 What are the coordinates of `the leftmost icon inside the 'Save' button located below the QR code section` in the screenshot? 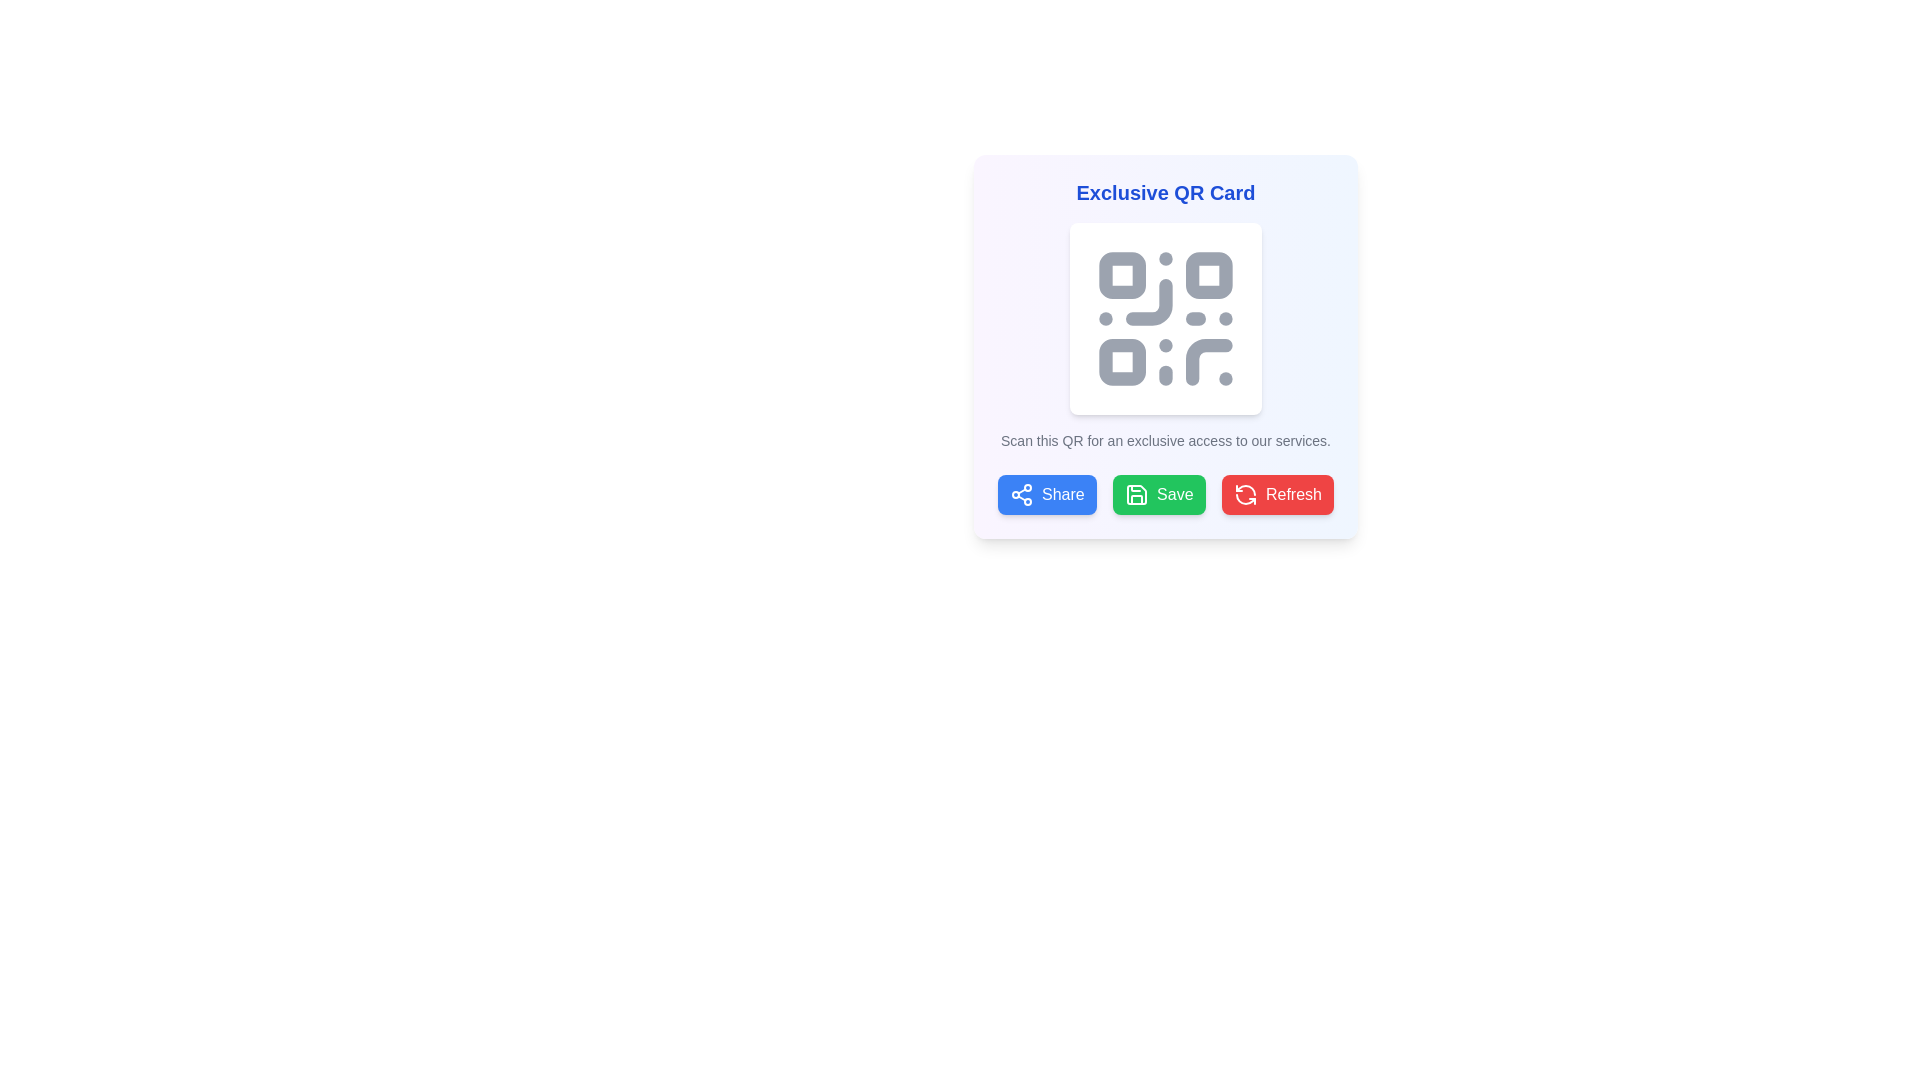 It's located at (1137, 494).